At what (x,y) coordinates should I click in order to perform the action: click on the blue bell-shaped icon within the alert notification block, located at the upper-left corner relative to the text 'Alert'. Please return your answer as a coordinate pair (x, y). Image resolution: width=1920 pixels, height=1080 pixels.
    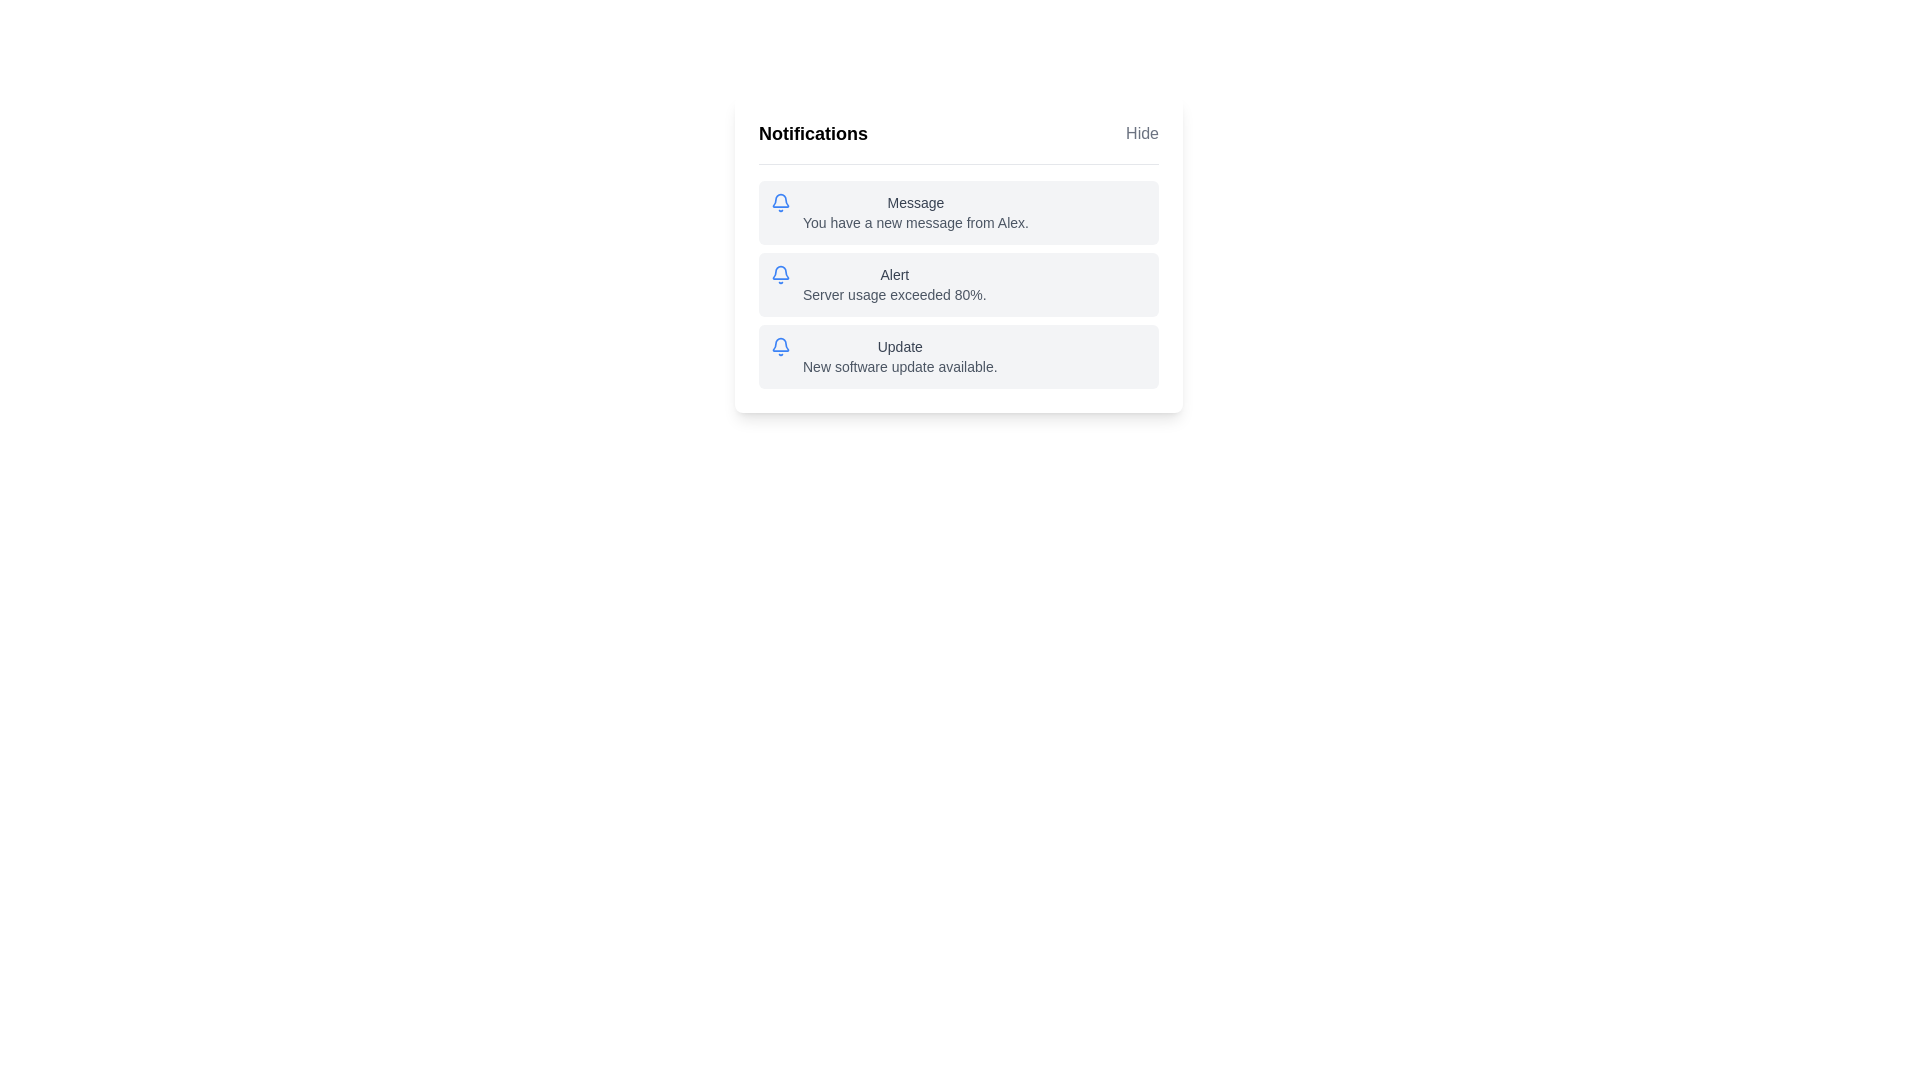
    Looking at the image, I should click on (780, 274).